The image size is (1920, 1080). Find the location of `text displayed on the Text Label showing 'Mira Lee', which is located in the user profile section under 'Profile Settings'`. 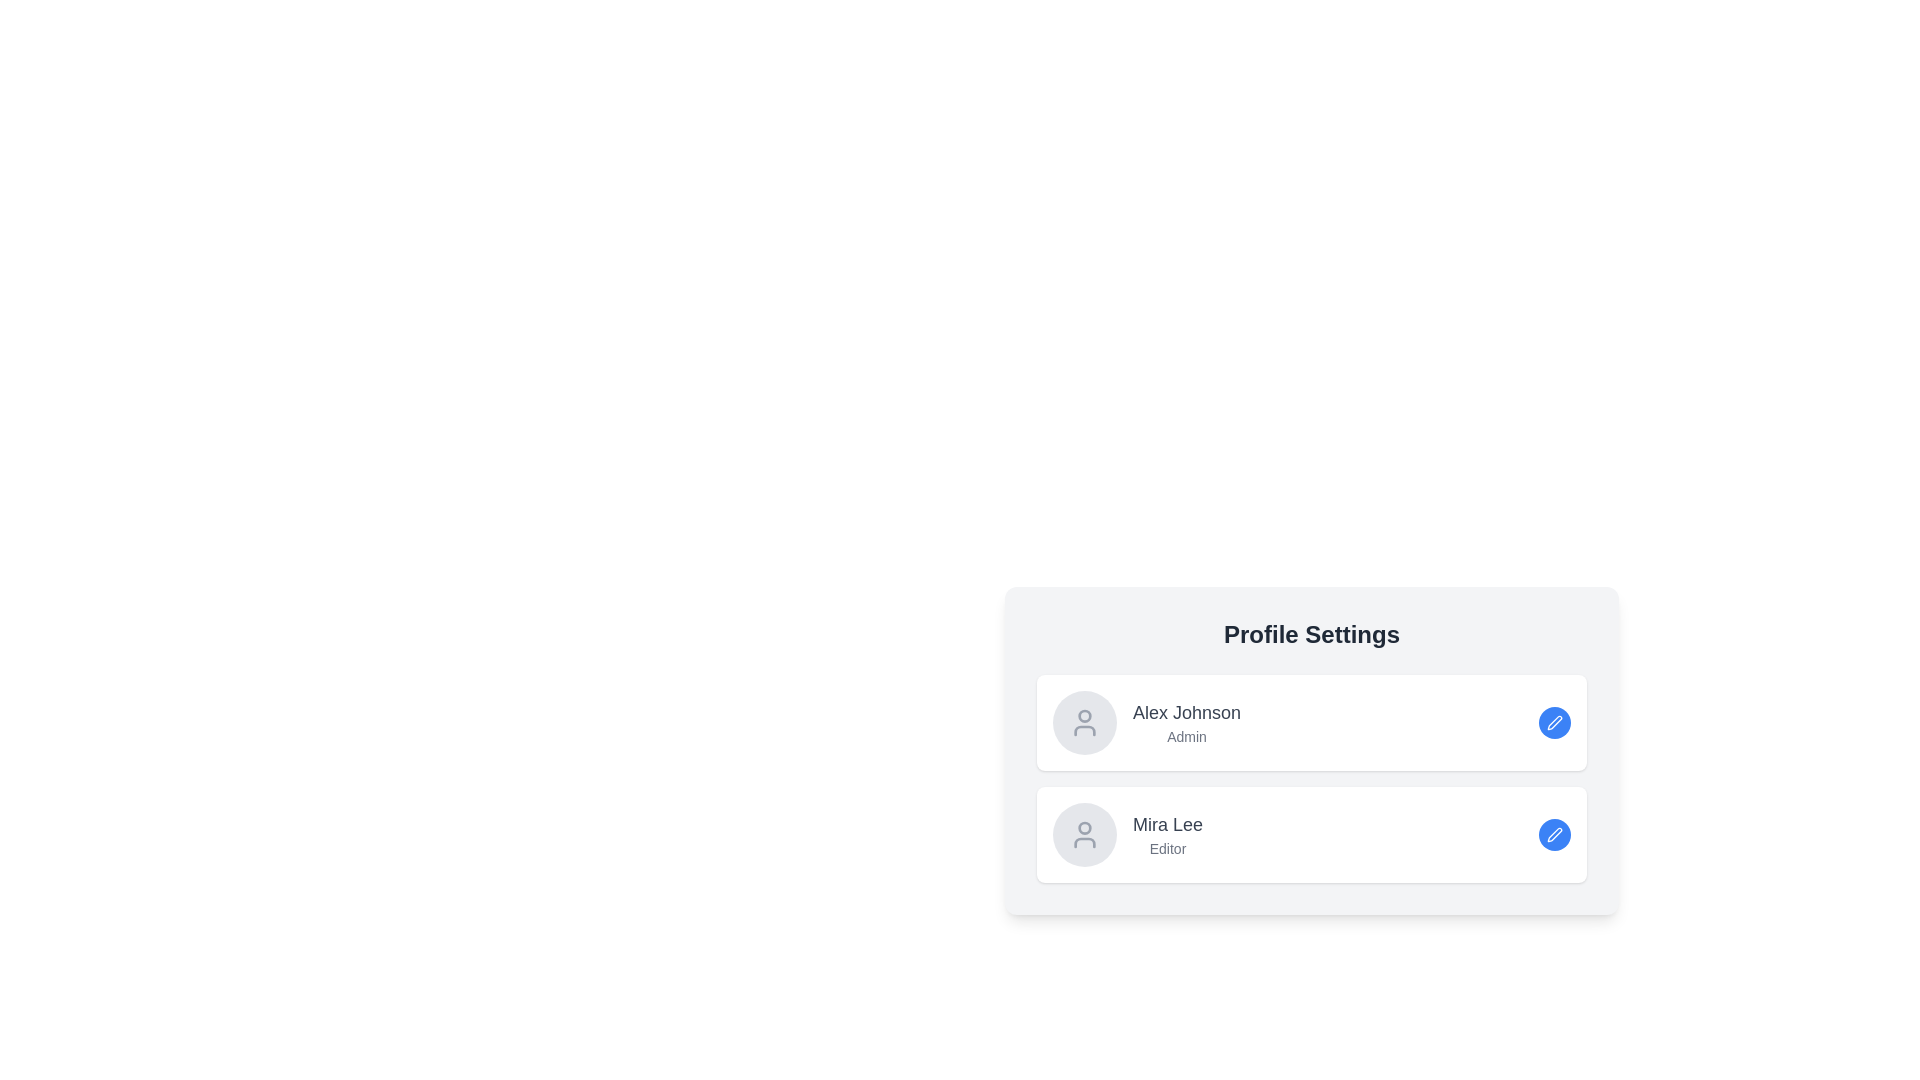

text displayed on the Text Label showing 'Mira Lee', which is located in the user profile section under 'Profile Settings' is located at coordinates (1167, 825).